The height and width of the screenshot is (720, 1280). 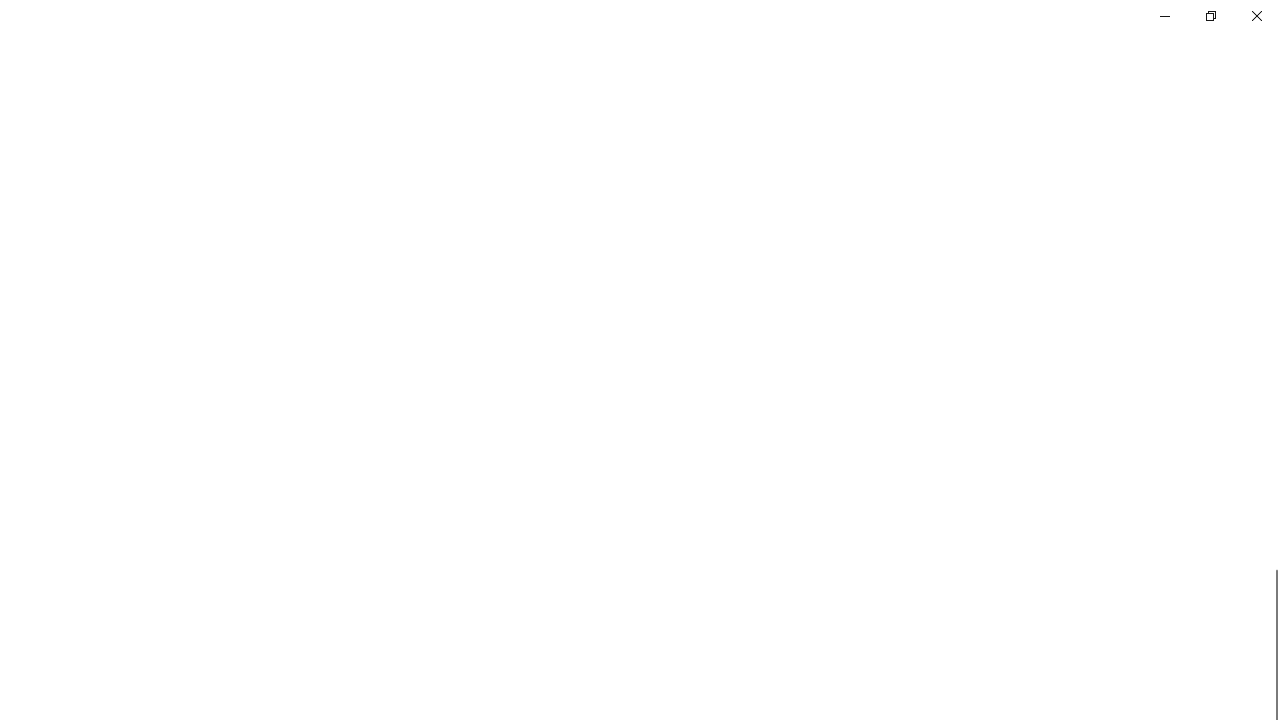 What do you see at coordinates (1209, 15) in the screenshot?
I see `'Restore Settings'` at bounding box center [1209, 15].